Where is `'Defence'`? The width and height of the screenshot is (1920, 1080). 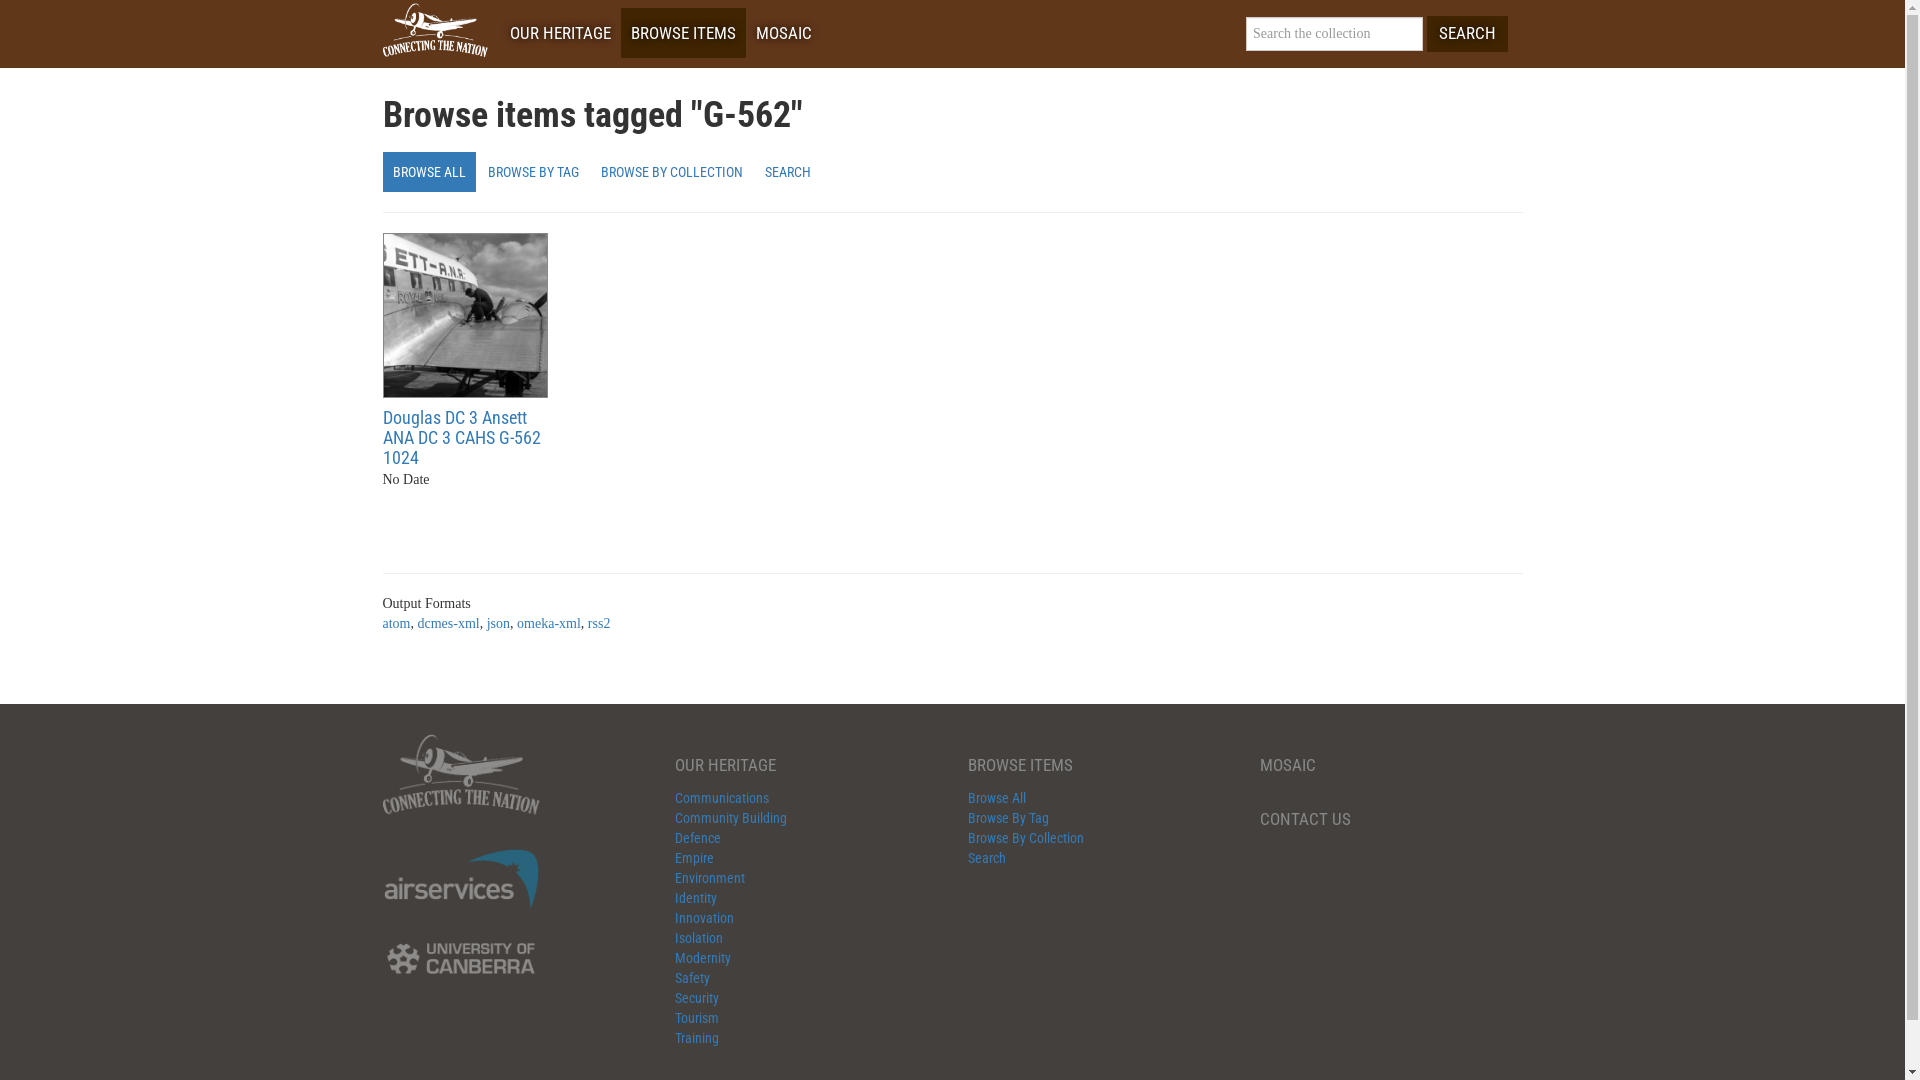 'Defence' is located at coordinates (697, 837).